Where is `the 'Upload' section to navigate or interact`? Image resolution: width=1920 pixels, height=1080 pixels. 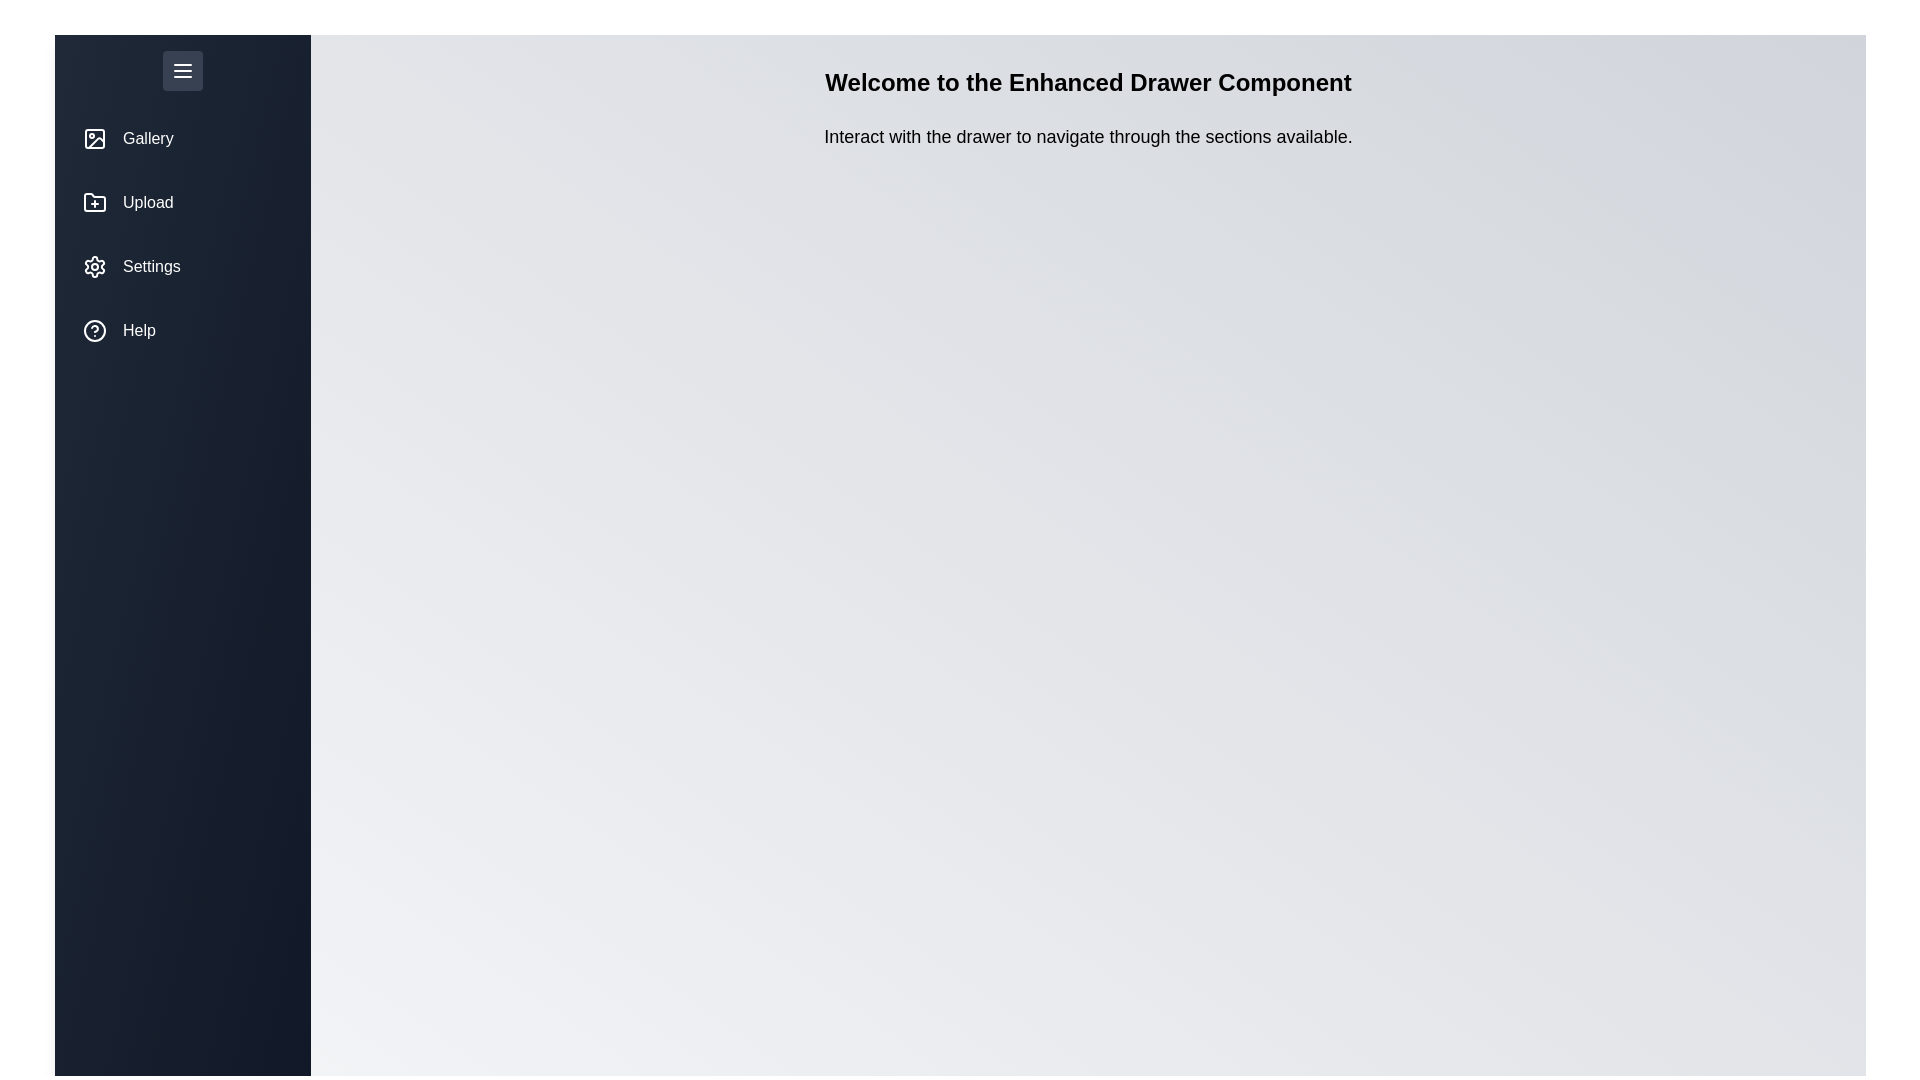 the 'Upload' section to navigate or interact is located at coordinates (182, 203).